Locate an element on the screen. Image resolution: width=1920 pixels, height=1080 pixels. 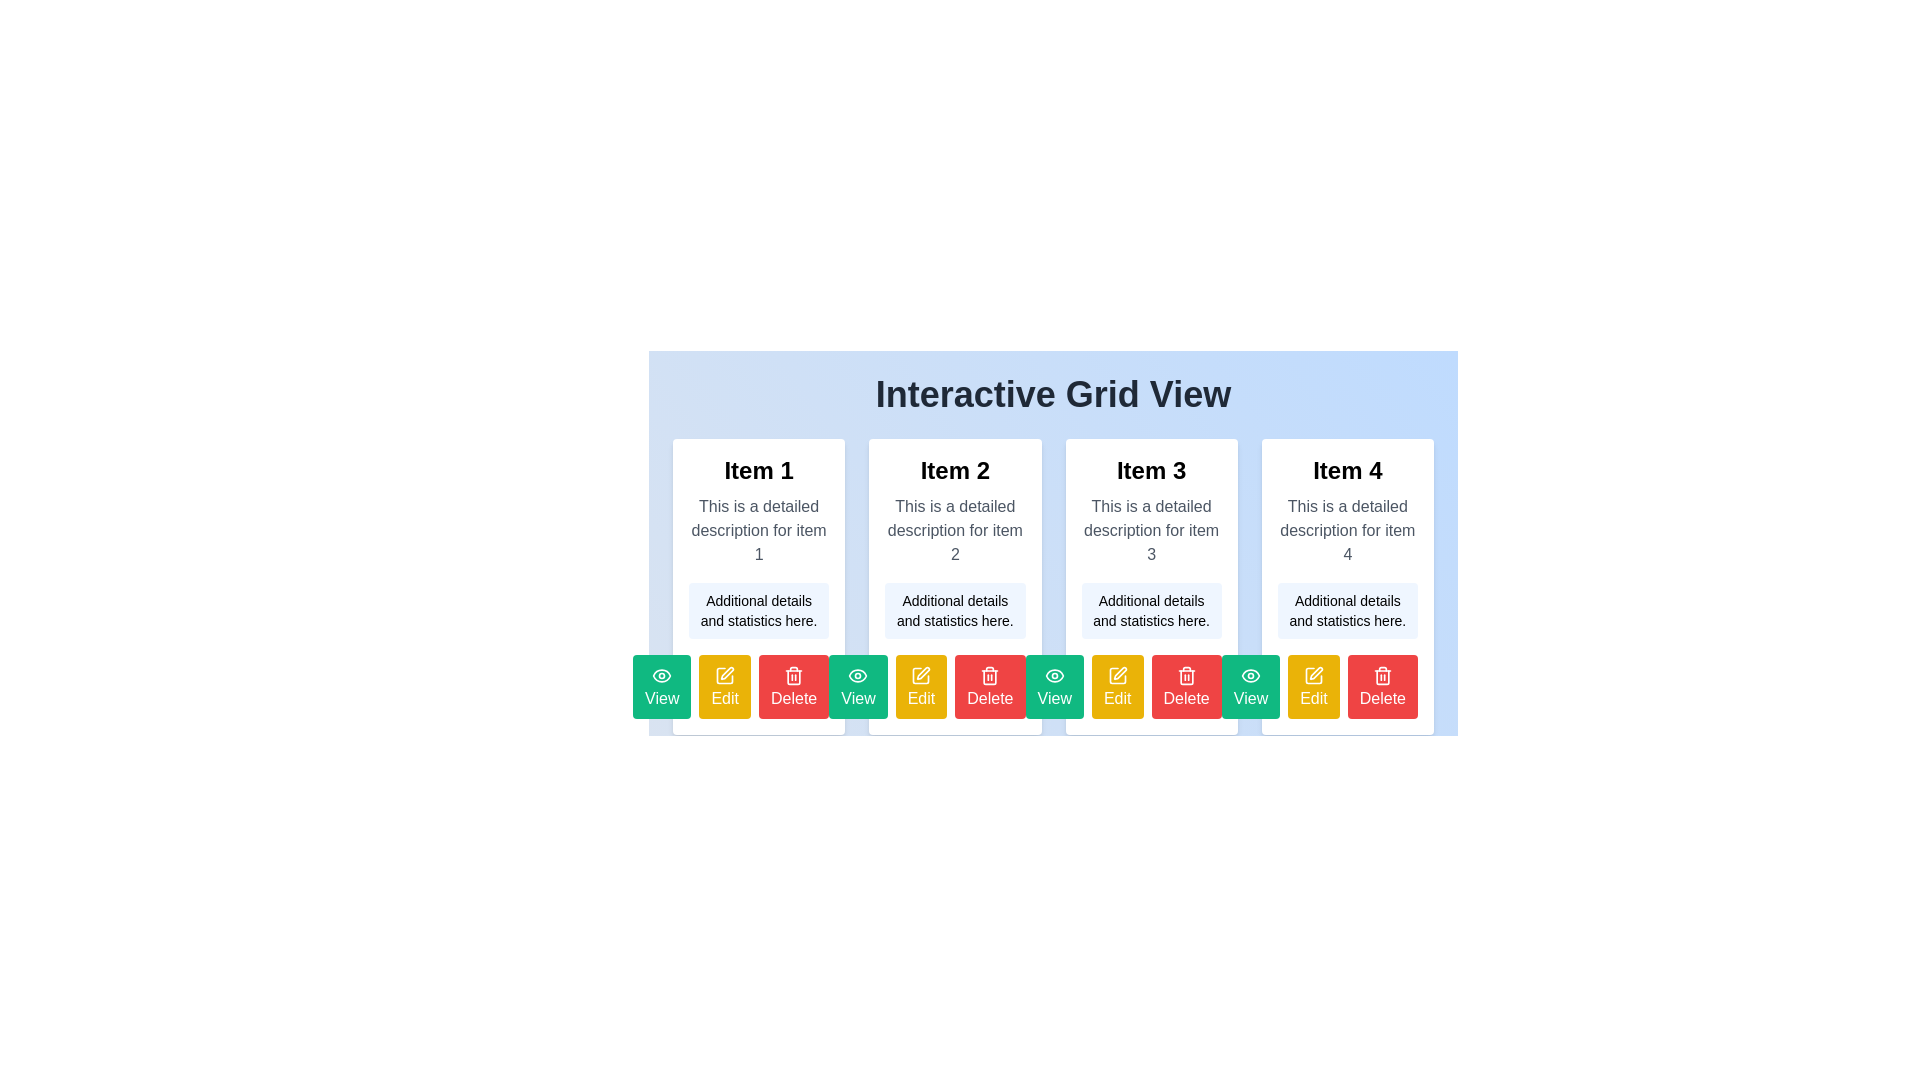
the edit icon located within the yellow 'Edit' button beneath 'Item 3', which indicates edit capabilities for the associated item is located at coordinates (920, 675).